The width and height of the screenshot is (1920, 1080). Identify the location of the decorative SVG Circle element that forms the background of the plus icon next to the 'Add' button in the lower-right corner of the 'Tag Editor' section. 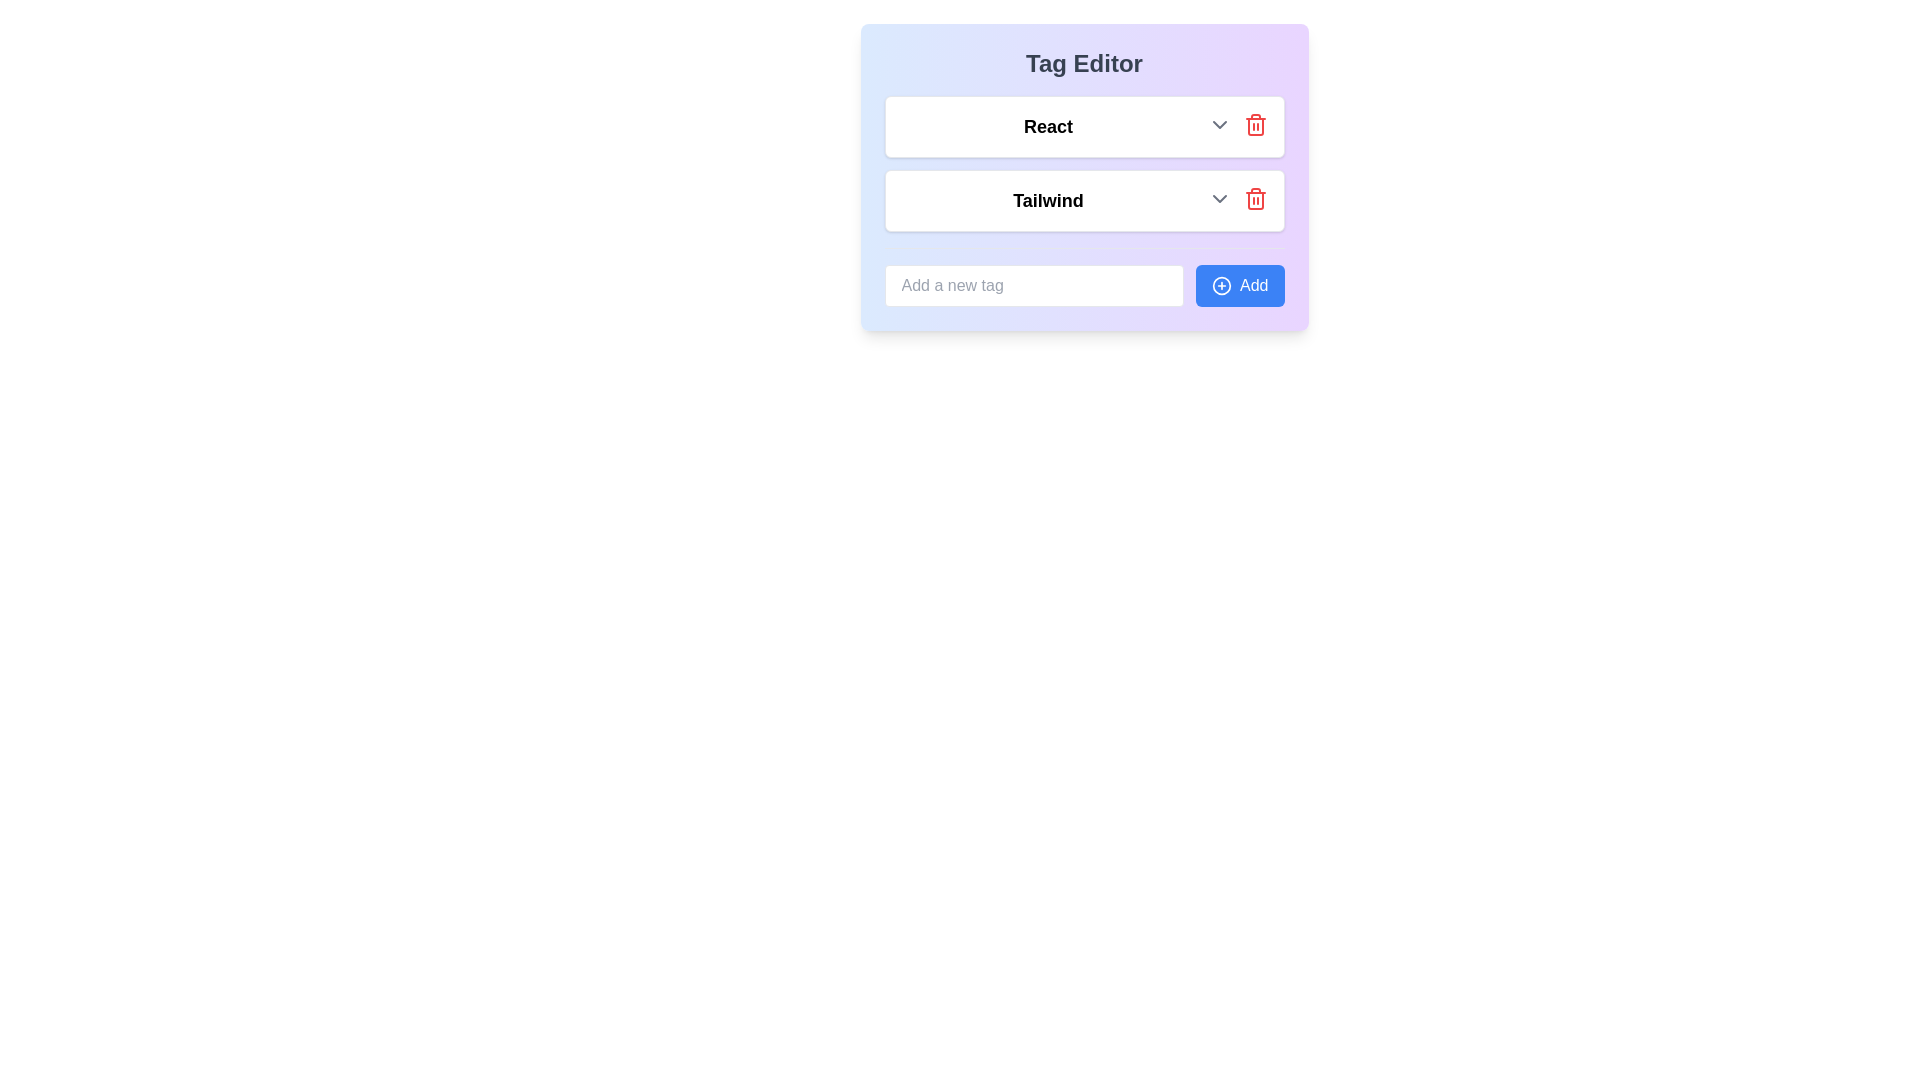
(1221, 285).